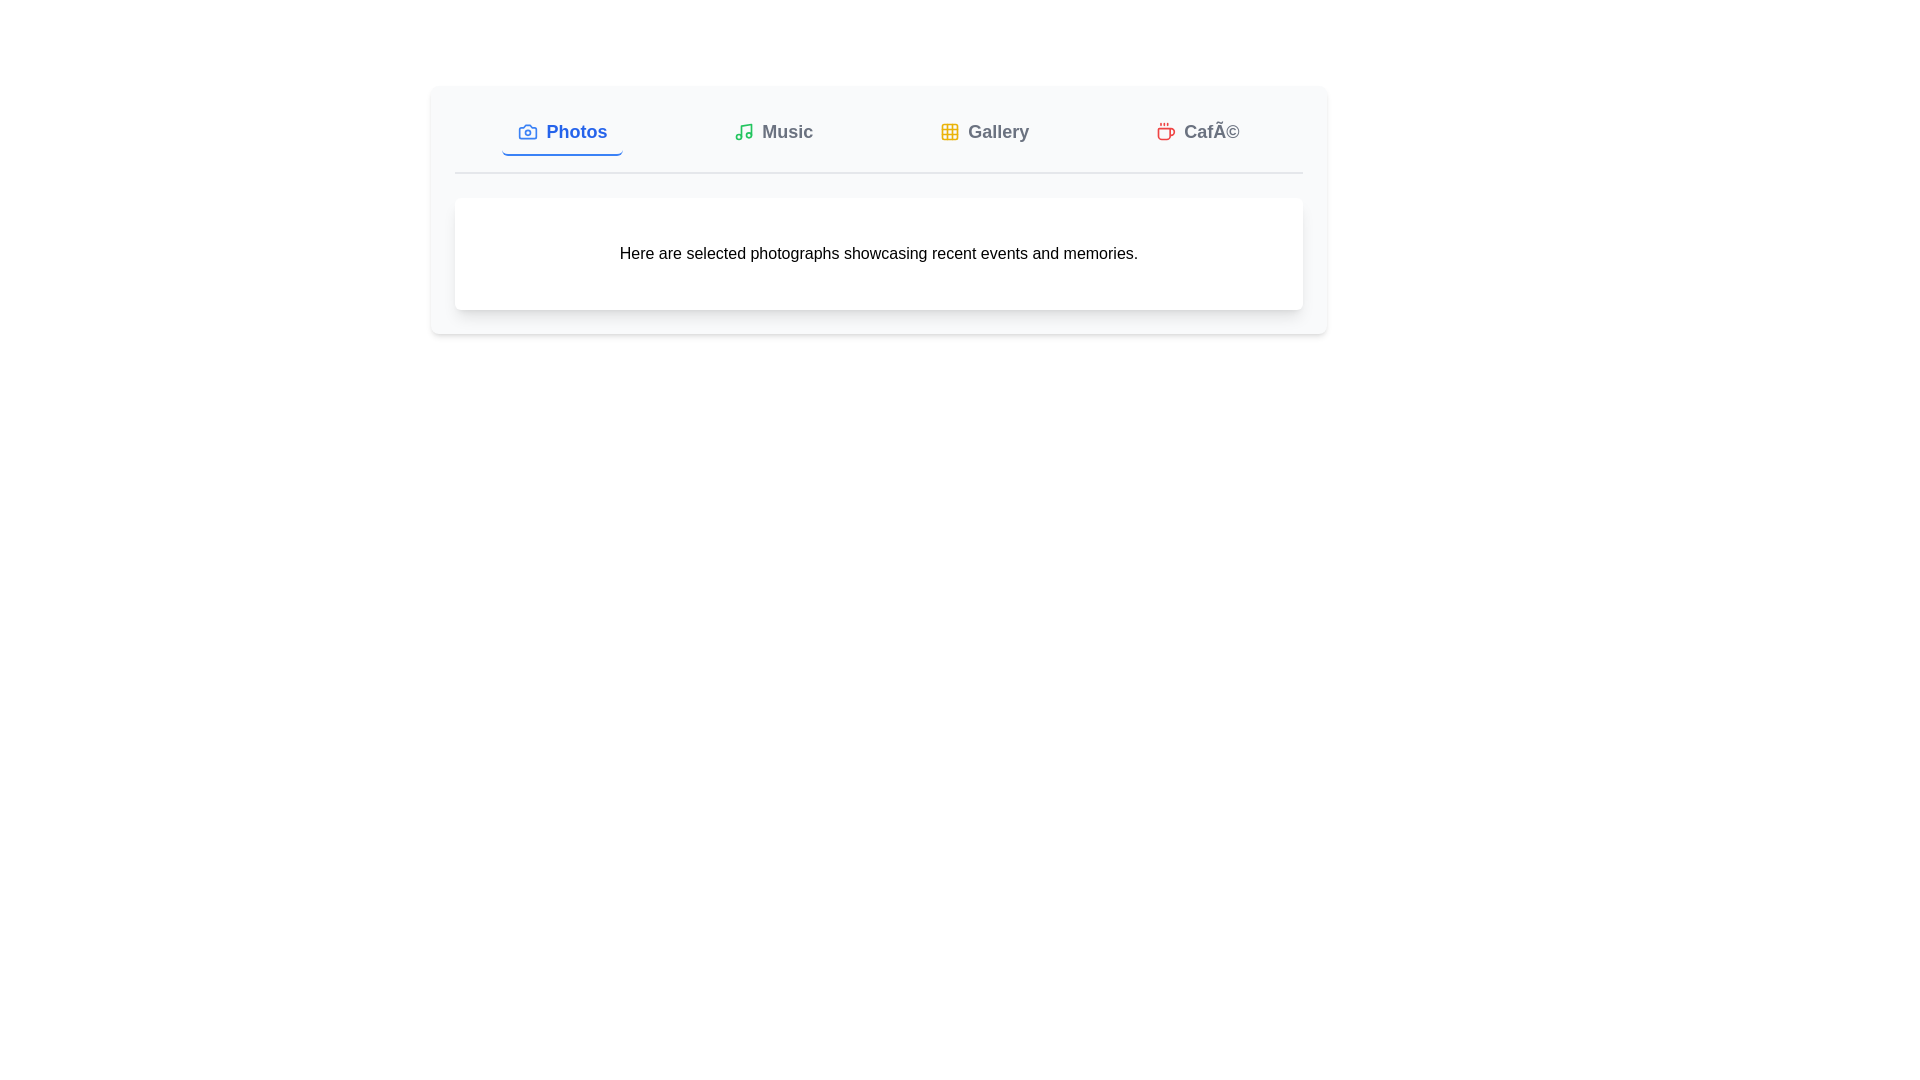 The height and width of the screenshot is (1080, 1920). Describe the element at coordinates (772, 132) in the screenshot. I see `the 'Music' tab button in the navigation bar, which features a green music note icon and is positioned between the 'Photos' and 'Gallery' tabs` at that location.